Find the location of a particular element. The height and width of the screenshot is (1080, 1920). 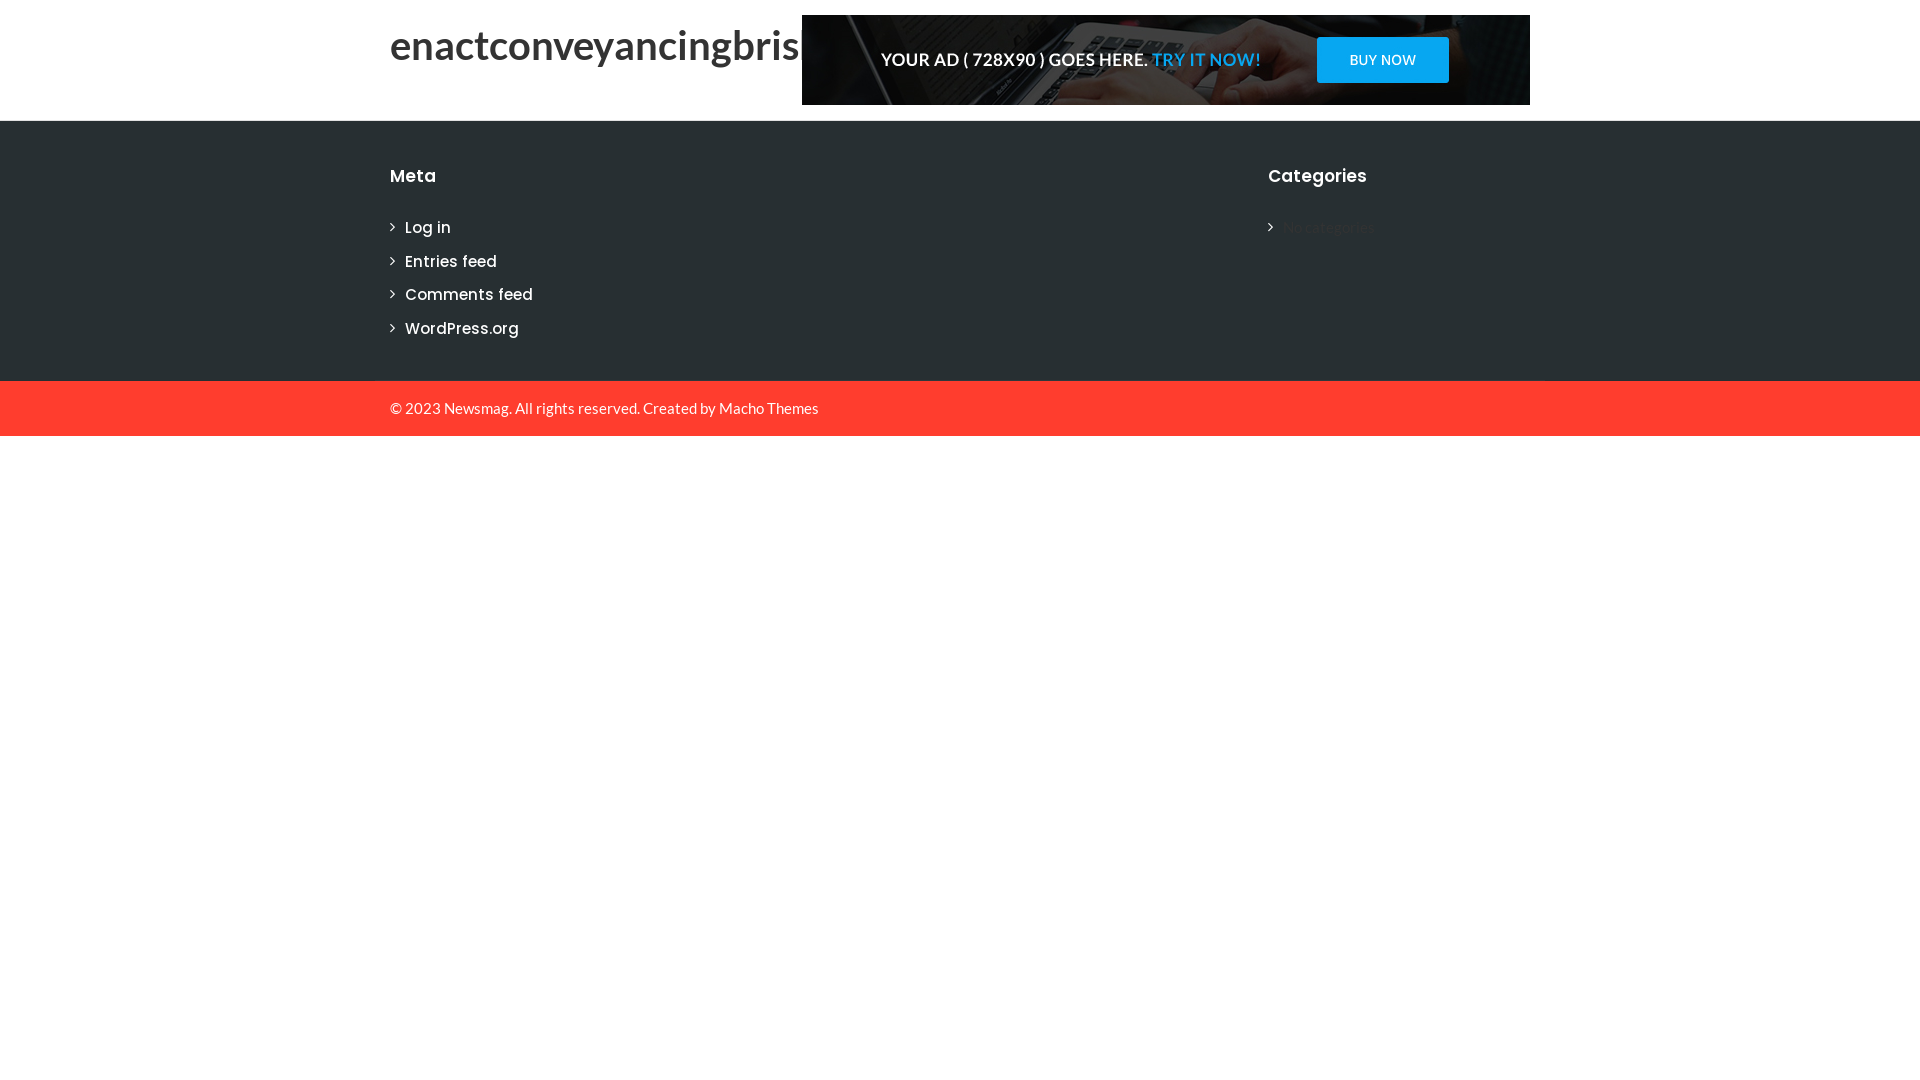

'enactconveyancingbrisbane.com.au' is located at coordinates (707, 45).